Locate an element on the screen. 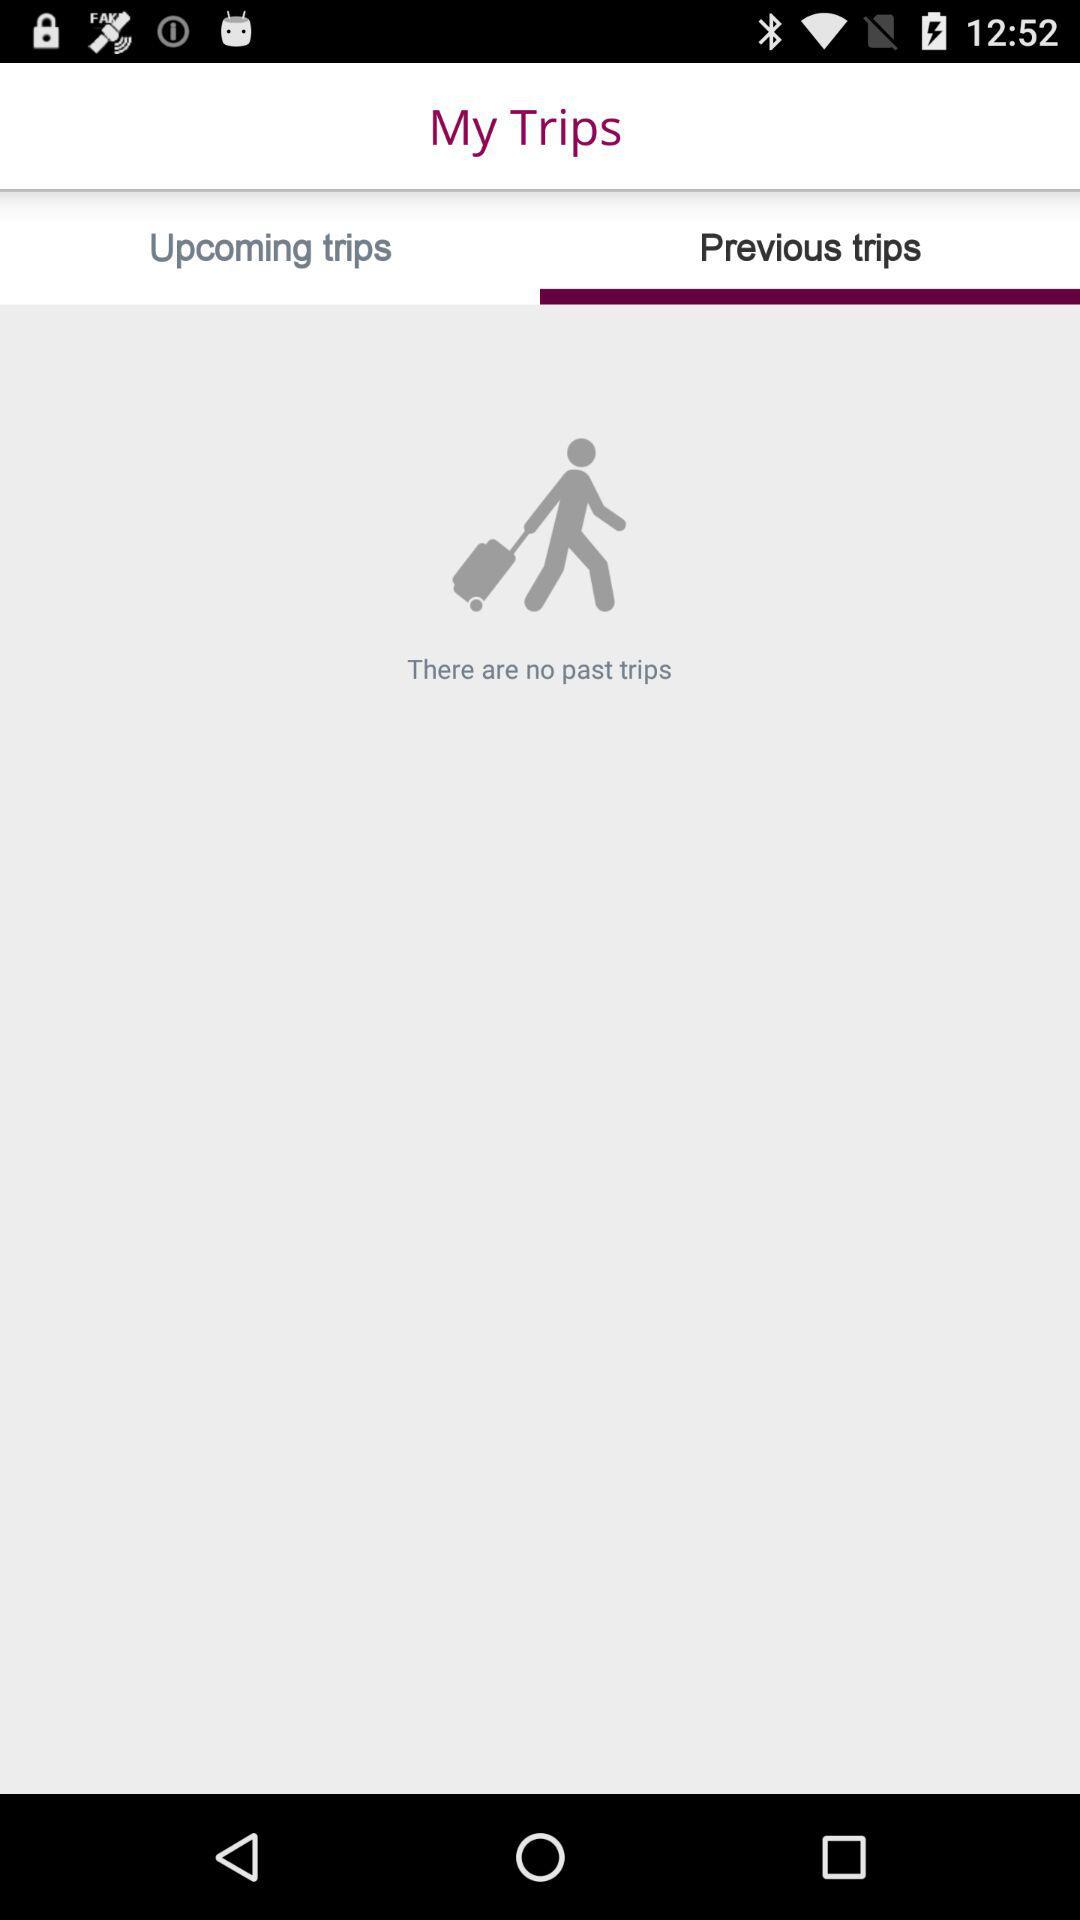 The image size is (1080, 1920). the item at the top right corner is located at coordinates (810, 247).